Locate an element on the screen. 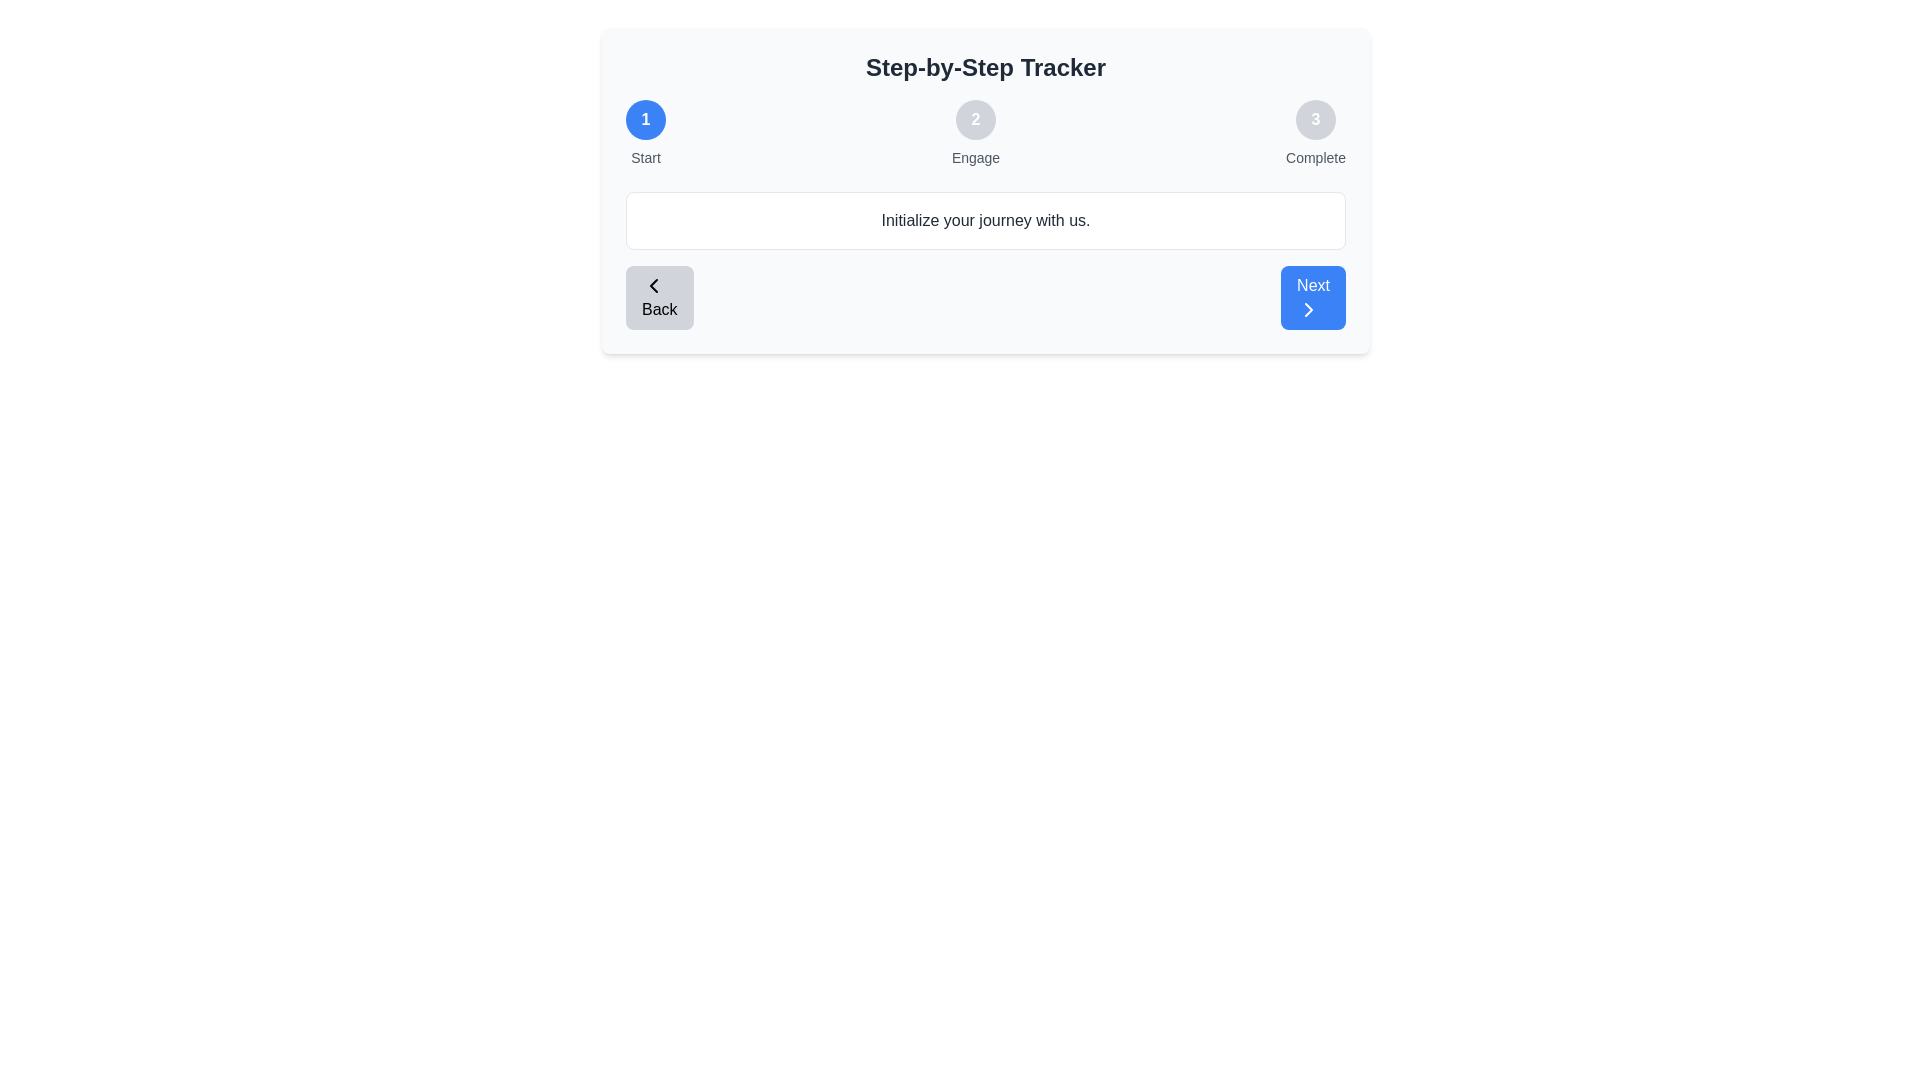 Image resolution: width=1920 pixels, height=1080 pixels. the Step Tracker element is located at coordinates (985, 134).